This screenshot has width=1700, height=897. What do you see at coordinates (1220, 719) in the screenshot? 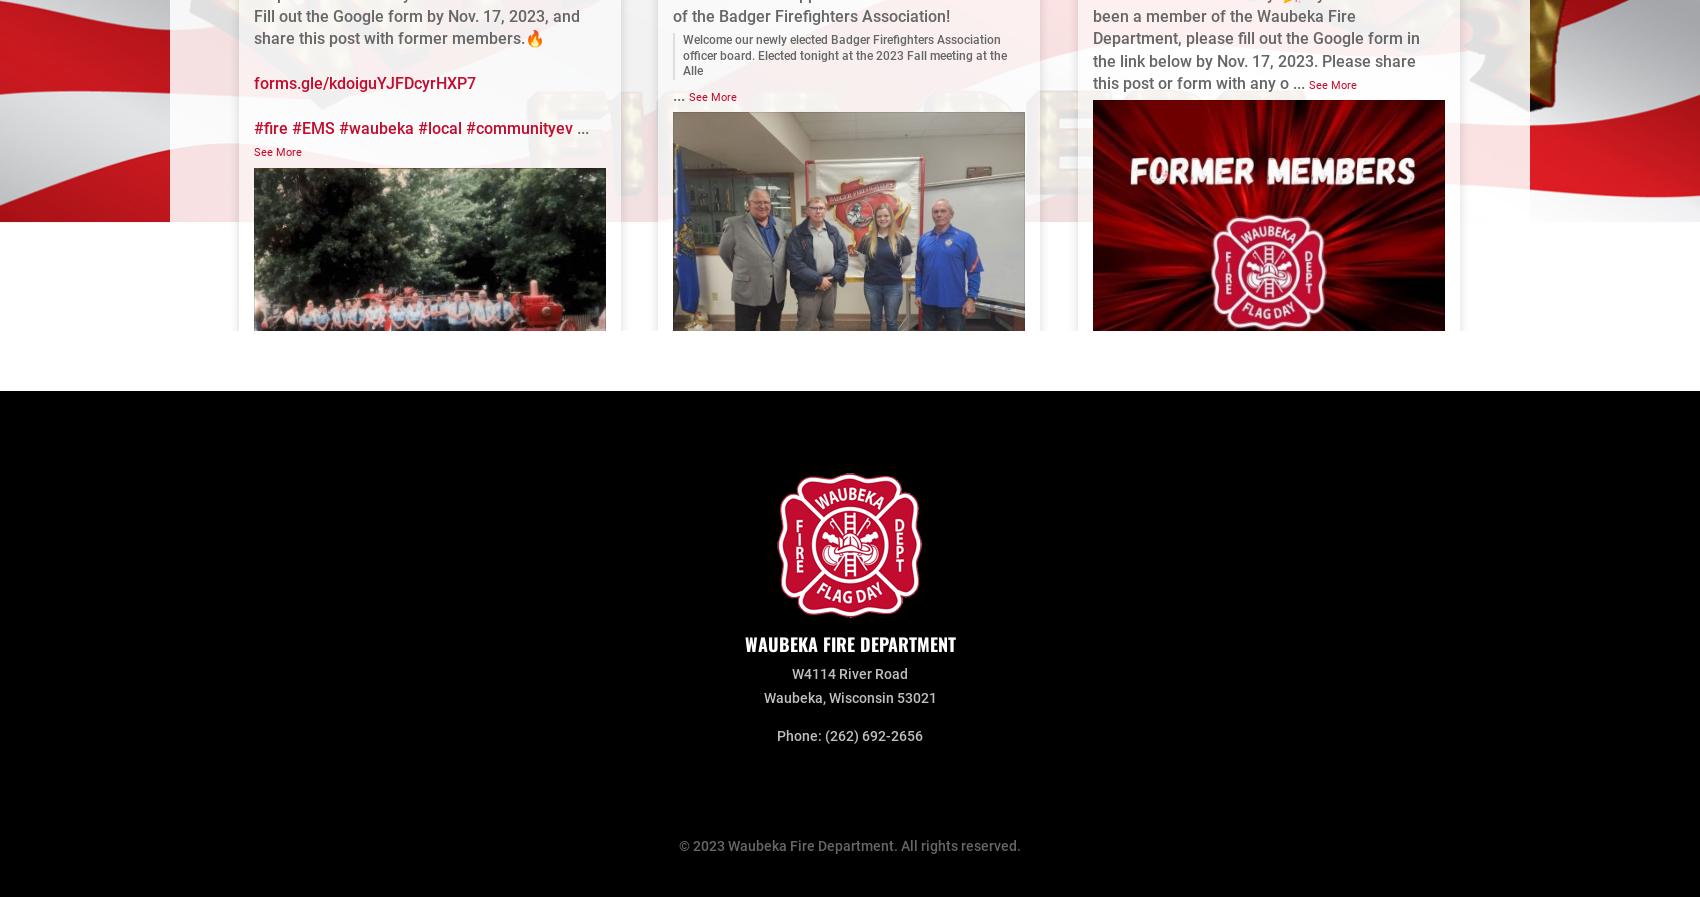
I see `'#food'` at bounding box center [1220, 719].